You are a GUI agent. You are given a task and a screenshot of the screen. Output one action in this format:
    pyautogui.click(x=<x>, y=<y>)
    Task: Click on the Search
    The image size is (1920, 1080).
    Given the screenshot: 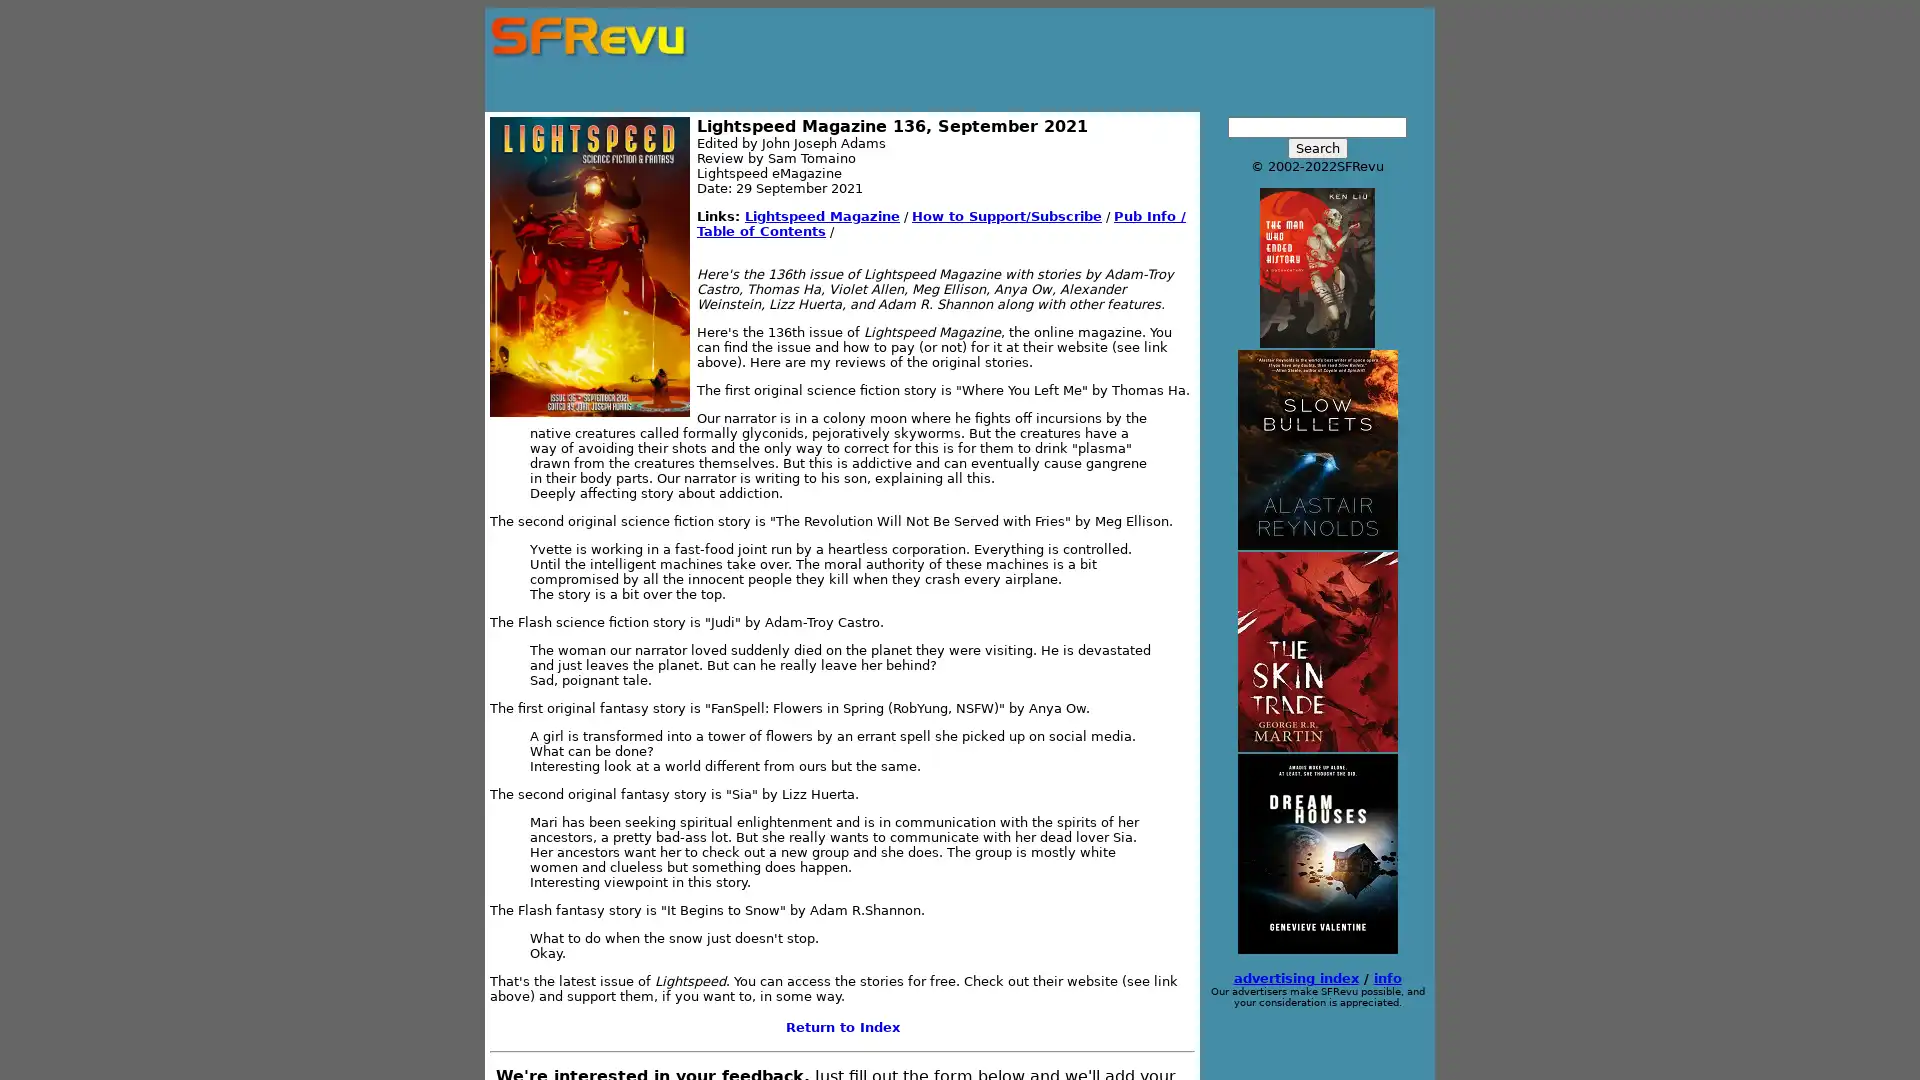 What is the action you would take?
    pyautogui.click(x=1316, y=147)
    